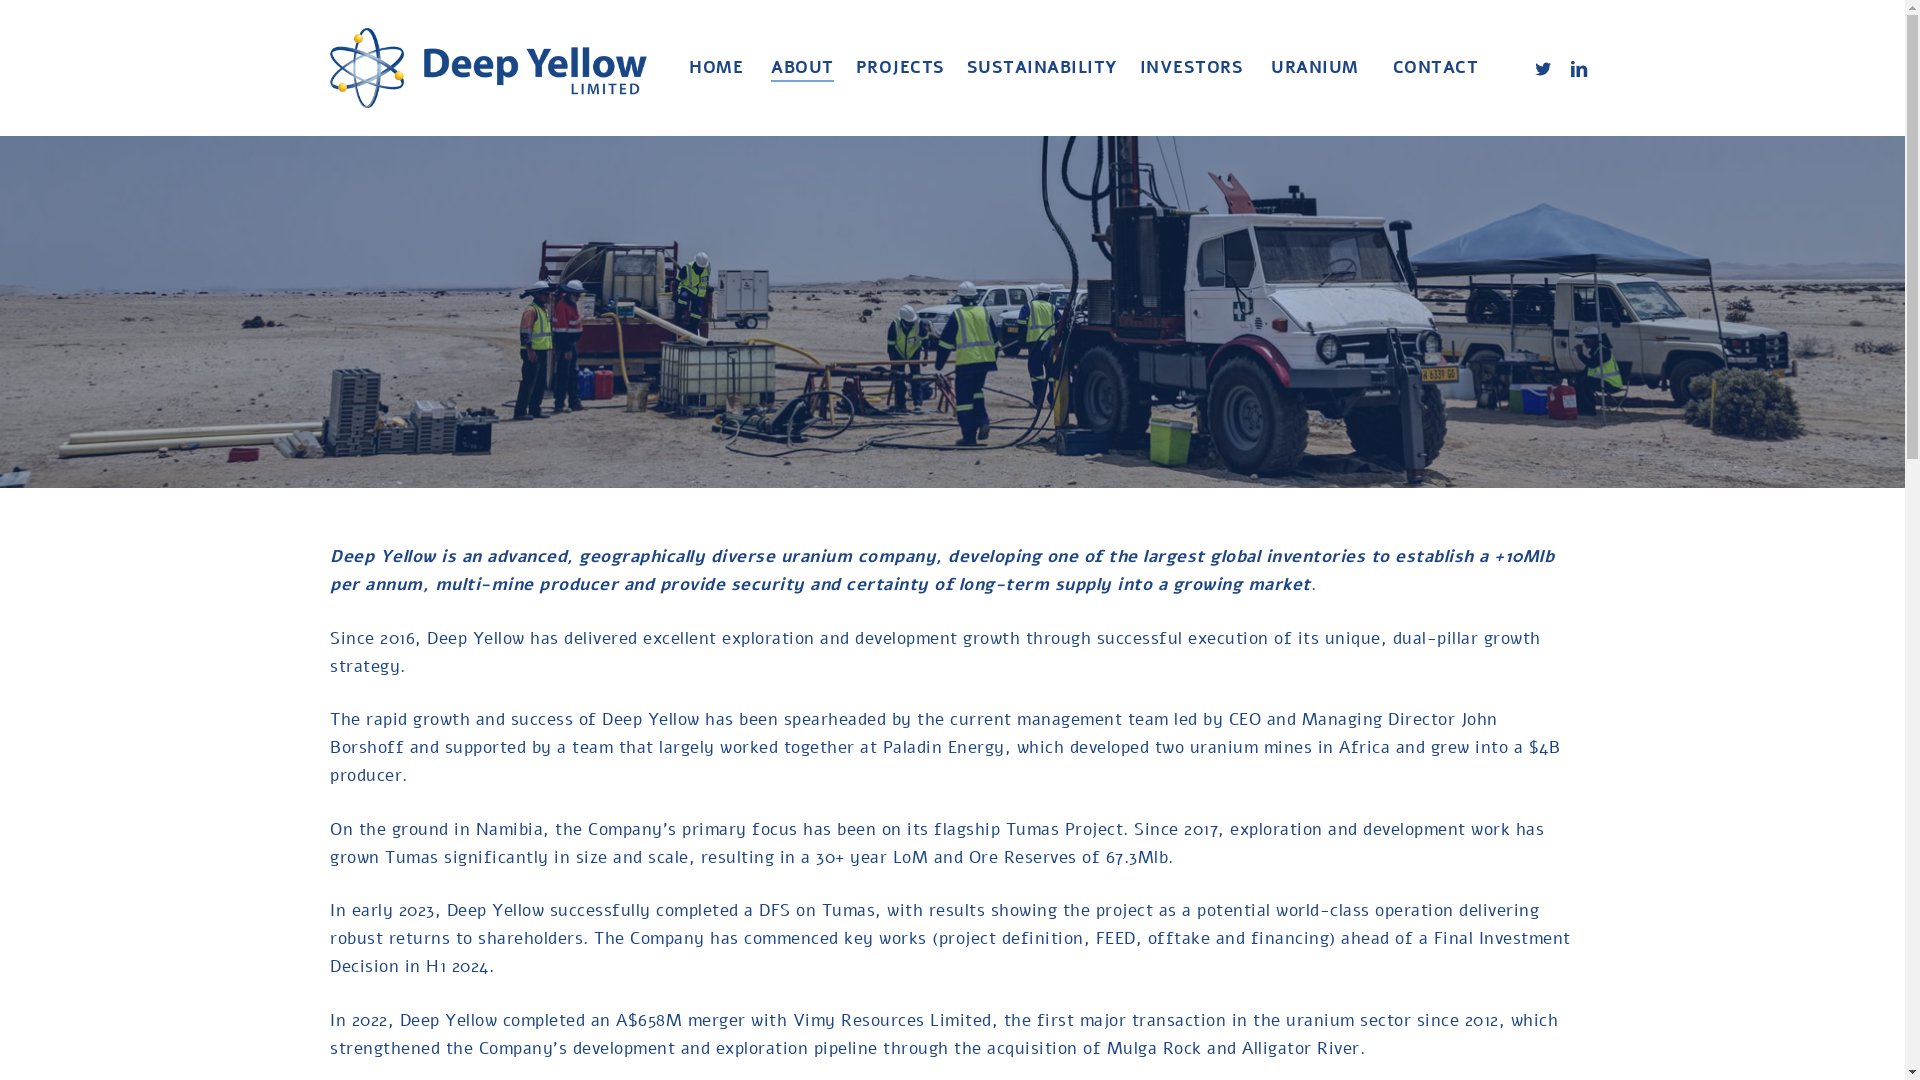 The width and height of the screenshot is (1920, 1080). What do you see at coordinates (802, 67) in the screenshot?
I see `'ABOUT'` at bounding box center [802, 67].